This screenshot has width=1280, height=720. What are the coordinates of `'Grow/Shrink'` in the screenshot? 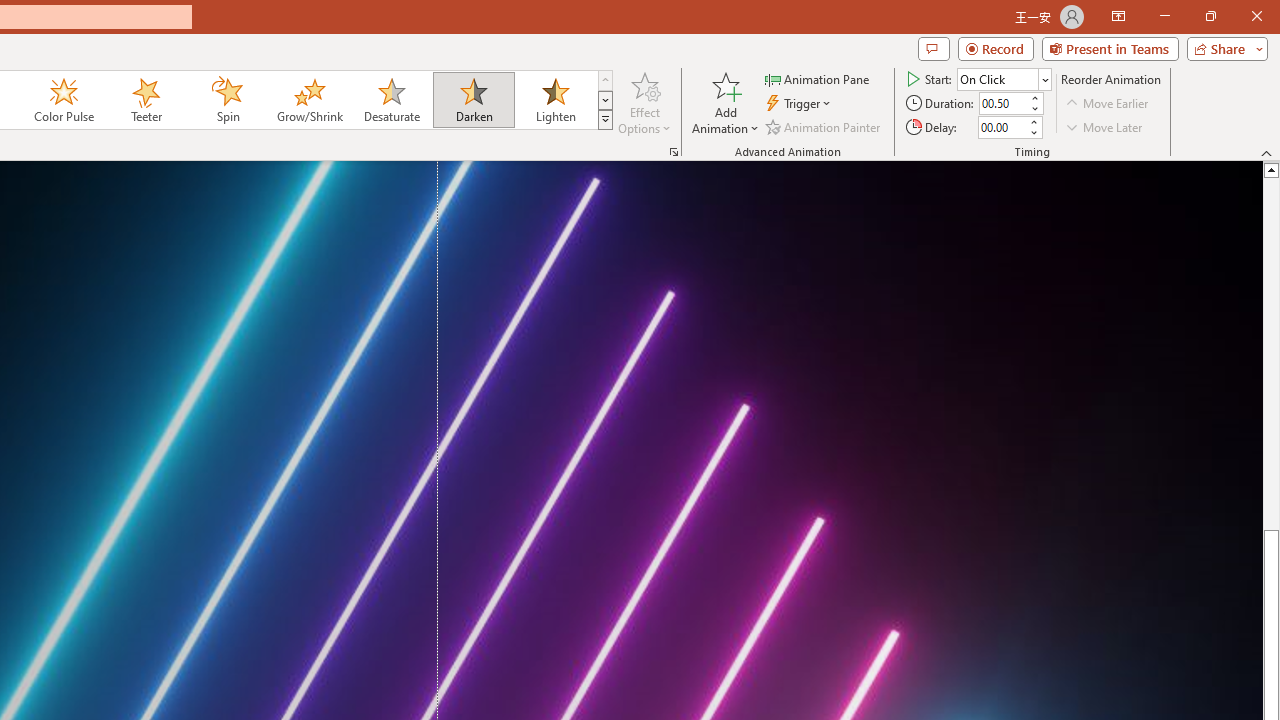 It's located at (308, 100).